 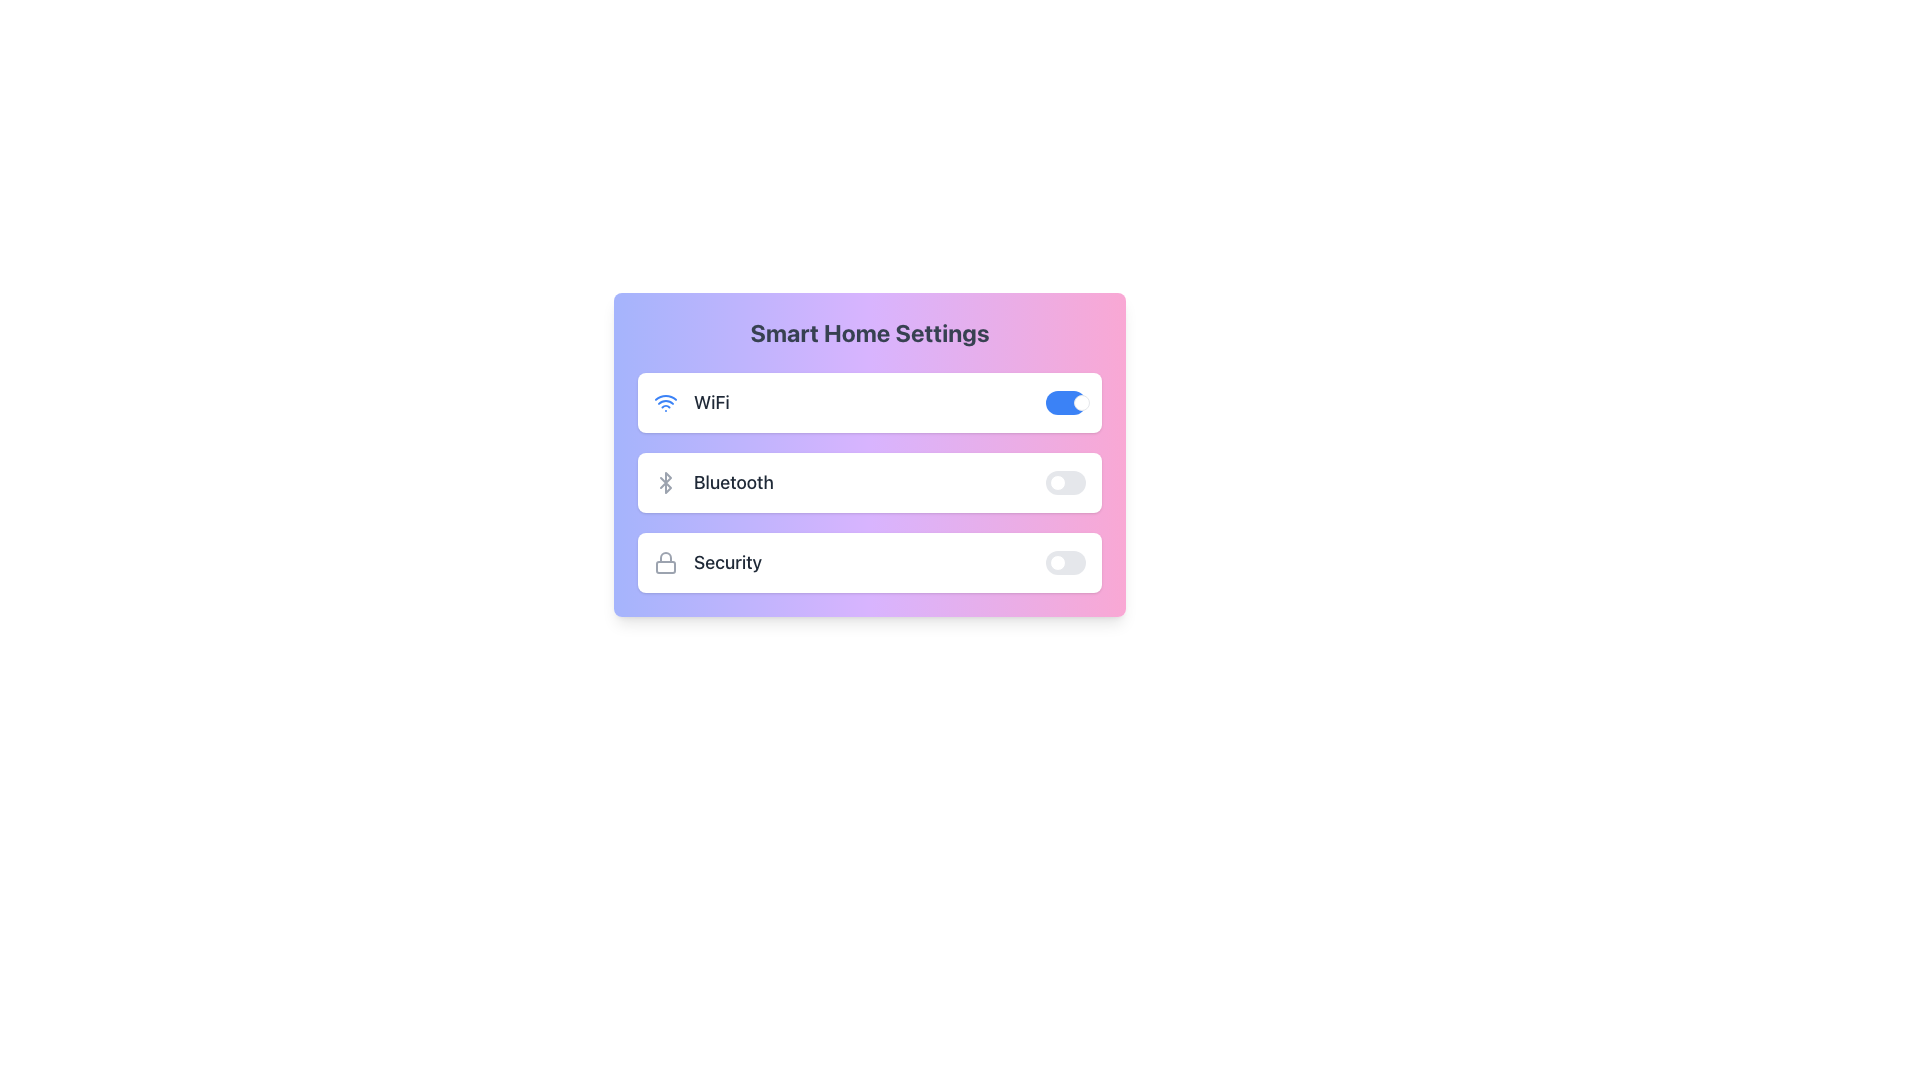 What do you see at coordinates (691, 402) in the screenshot?
I see `the Label with Icon indicating the WiFi settings option, which provides visual feedback for the toggle switch to the right` at bounding box center [691, 402].